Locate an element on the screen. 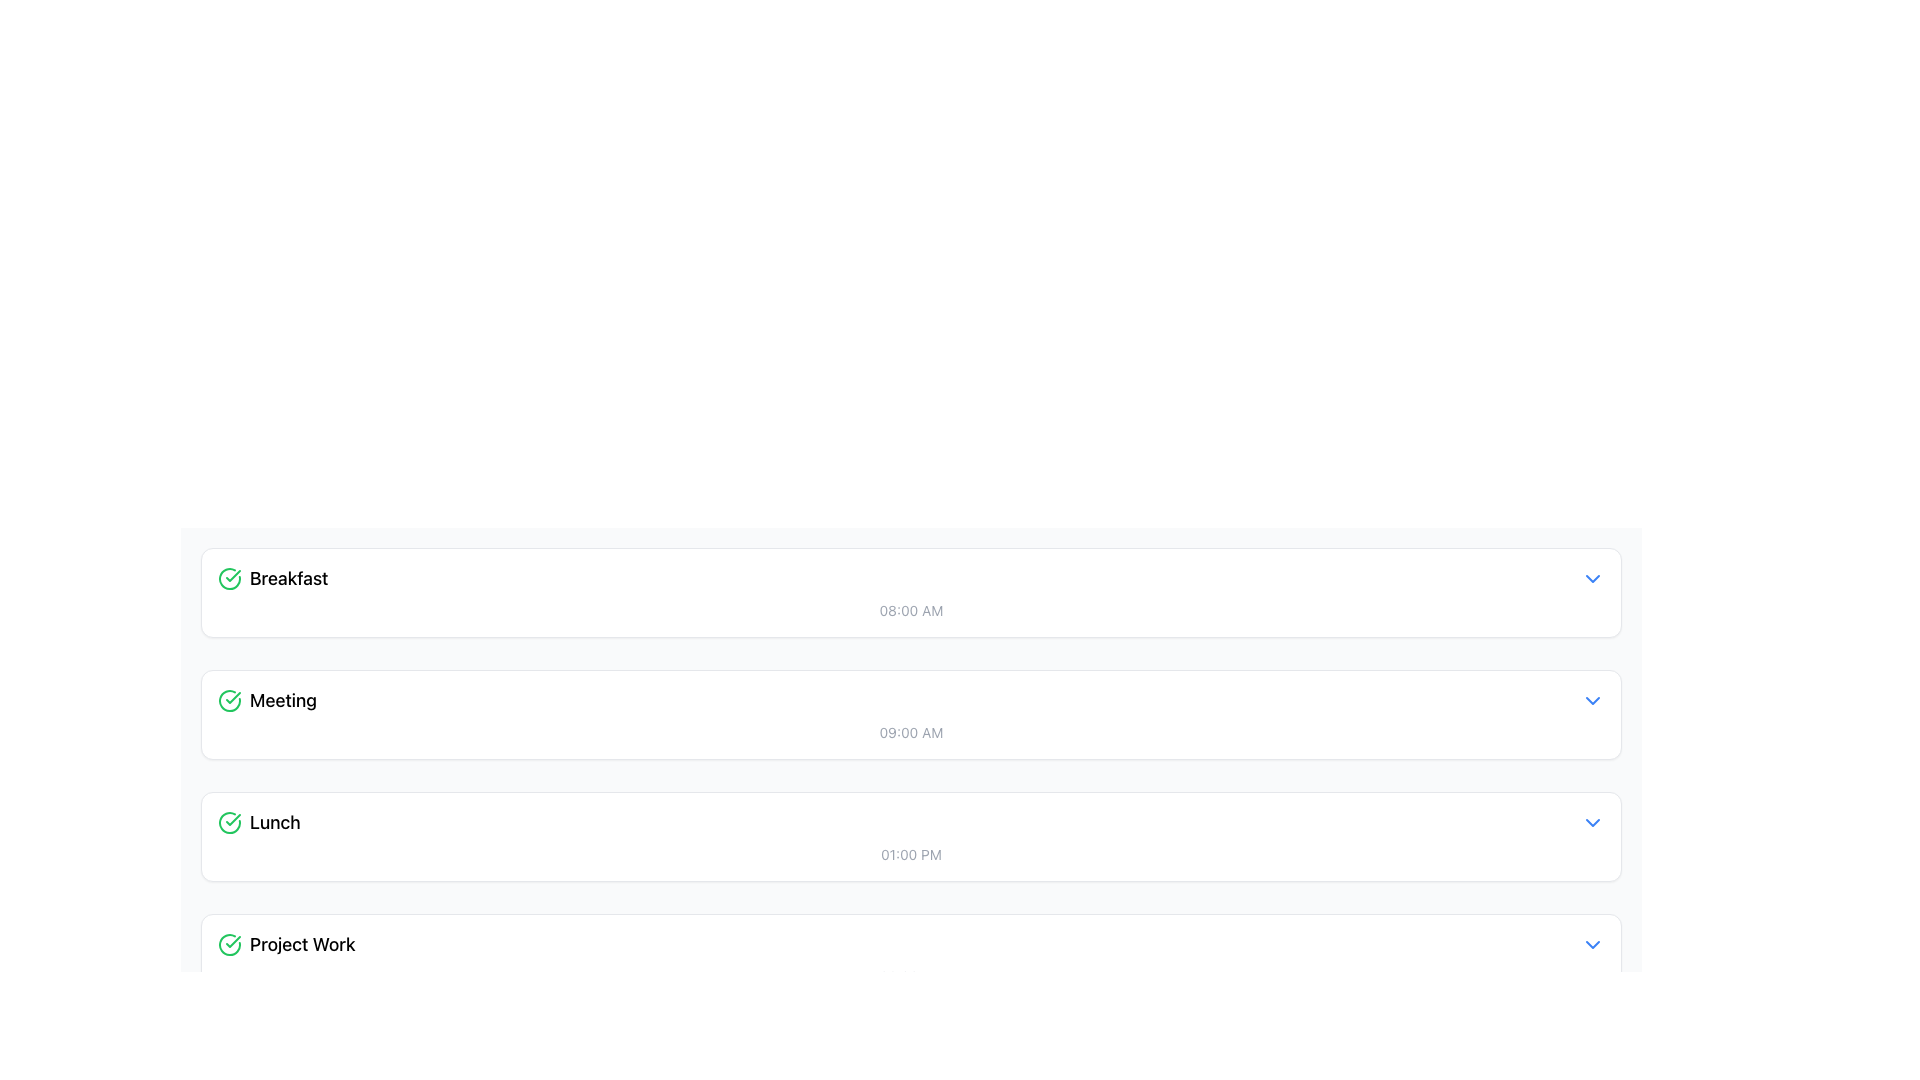 The image size is (1920, 1080). the green outlined circular icon with a checkmark inside, which indicates a completed item, located to the left of the text 'Lunch' is located at coordinates (230, 822).